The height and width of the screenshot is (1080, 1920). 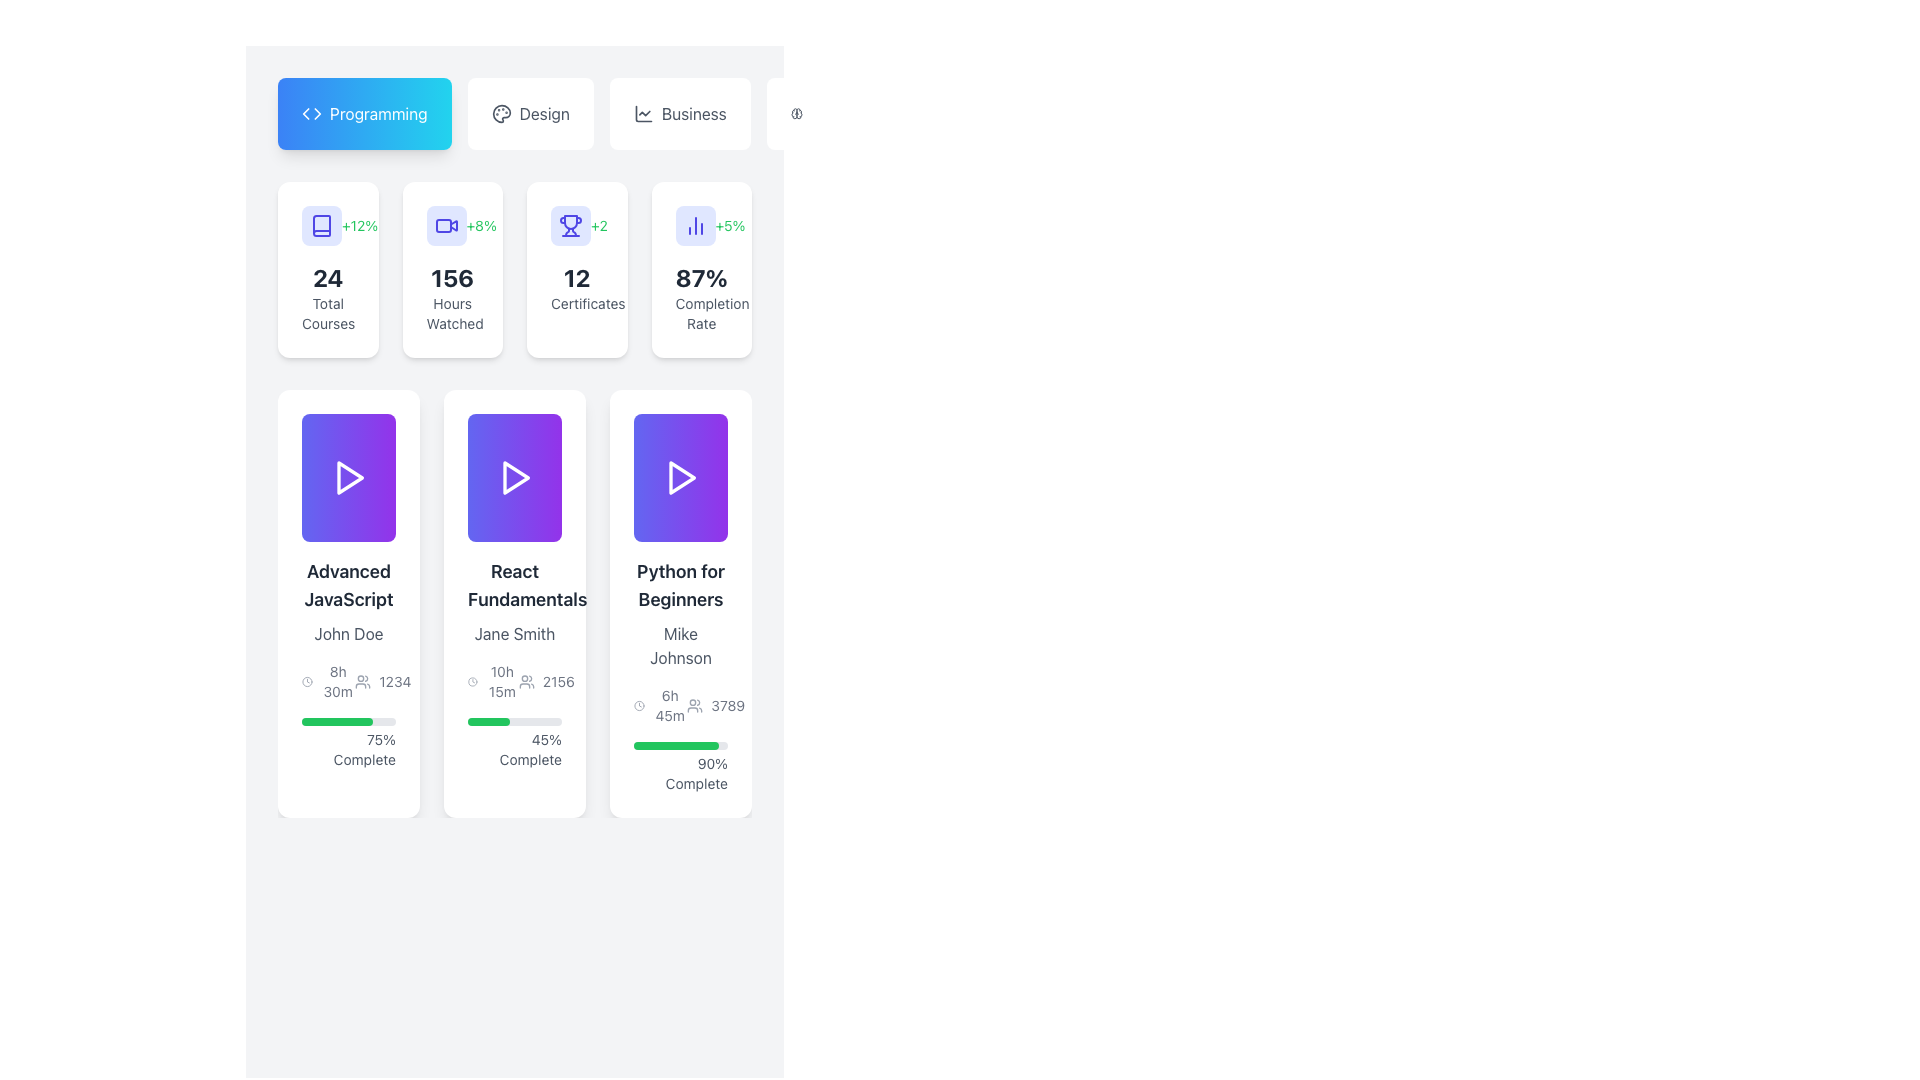 What do you see at coordinates (350, 478) in the screenshot?
I see `the triangular play icon, which is styled in white color with a purple background, located in the center of the thumbnail section of the 'Advanced JavaScript' course card` at bounding box center [350, 478].